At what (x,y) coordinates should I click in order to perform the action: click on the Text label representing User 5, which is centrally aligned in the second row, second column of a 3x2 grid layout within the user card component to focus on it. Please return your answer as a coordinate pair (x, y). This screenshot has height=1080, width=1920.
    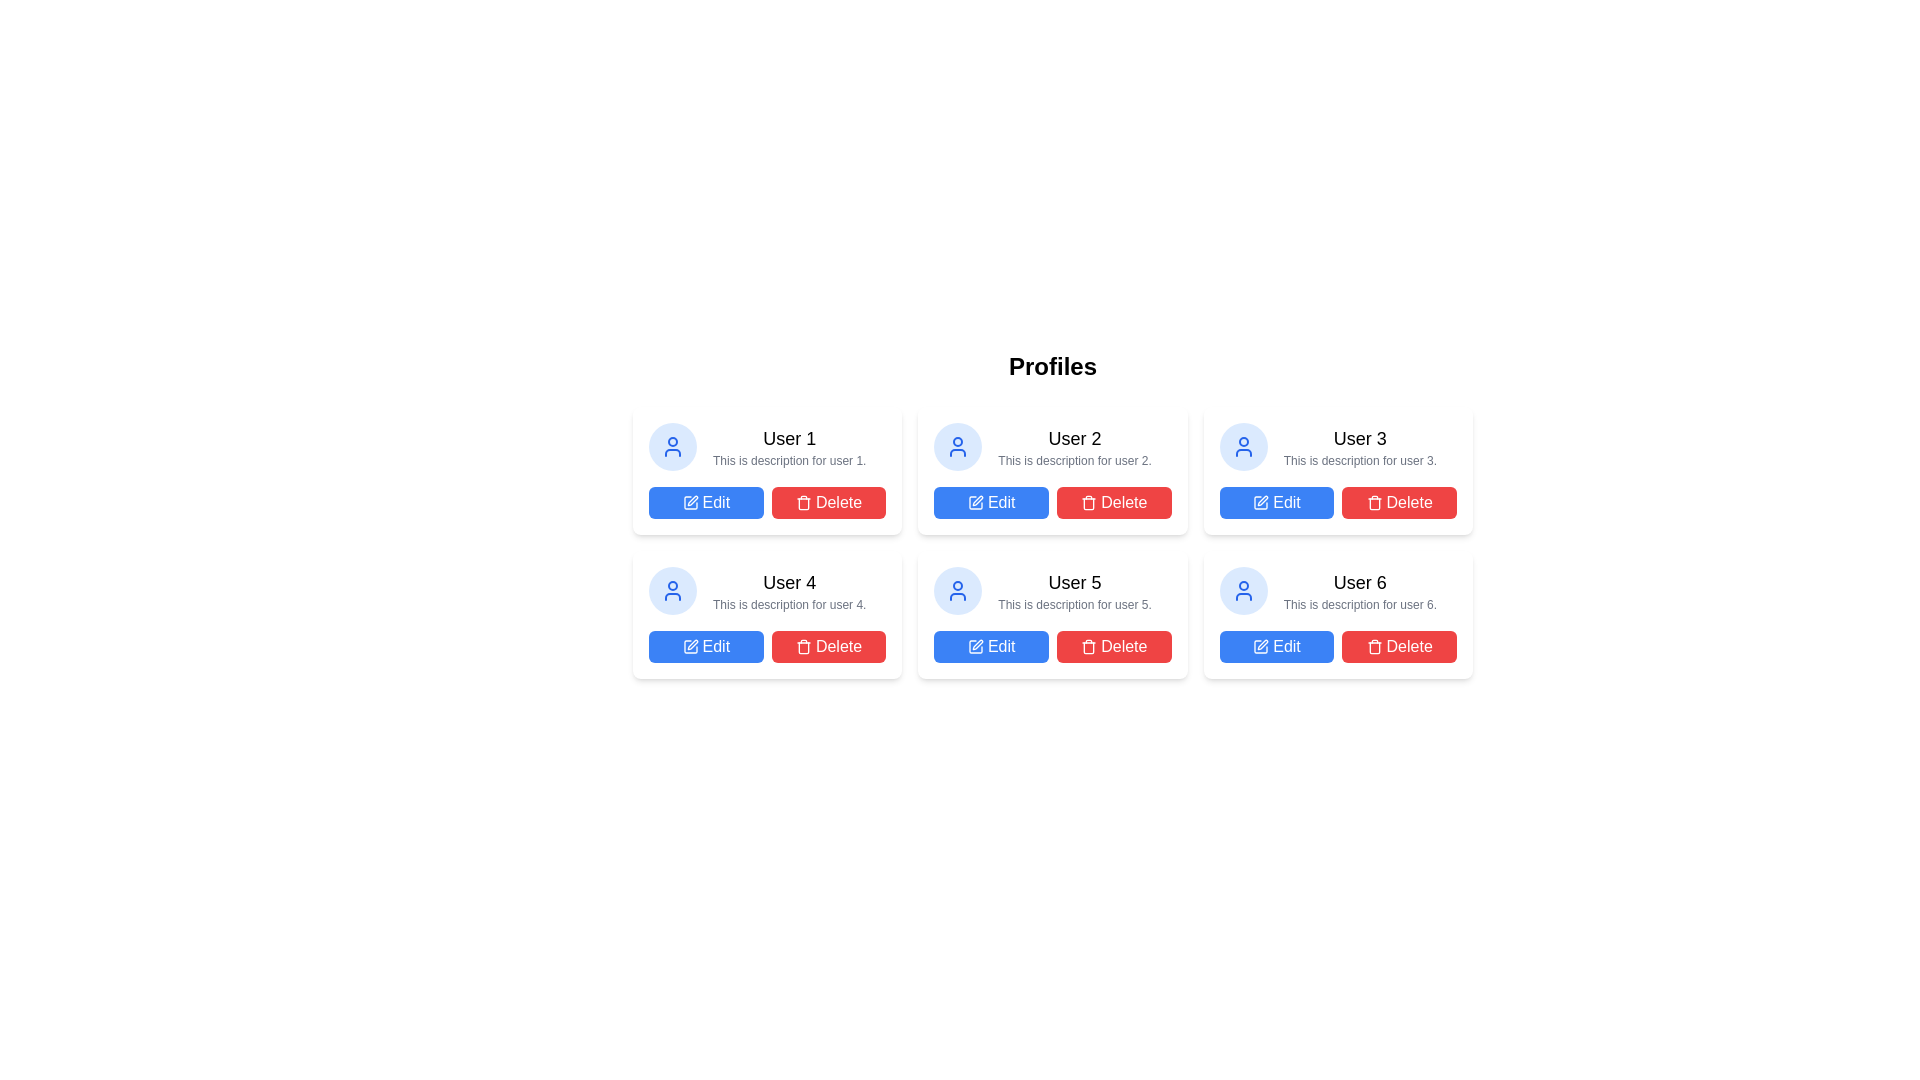
    Looking at the image, I should click on (1051, 570).